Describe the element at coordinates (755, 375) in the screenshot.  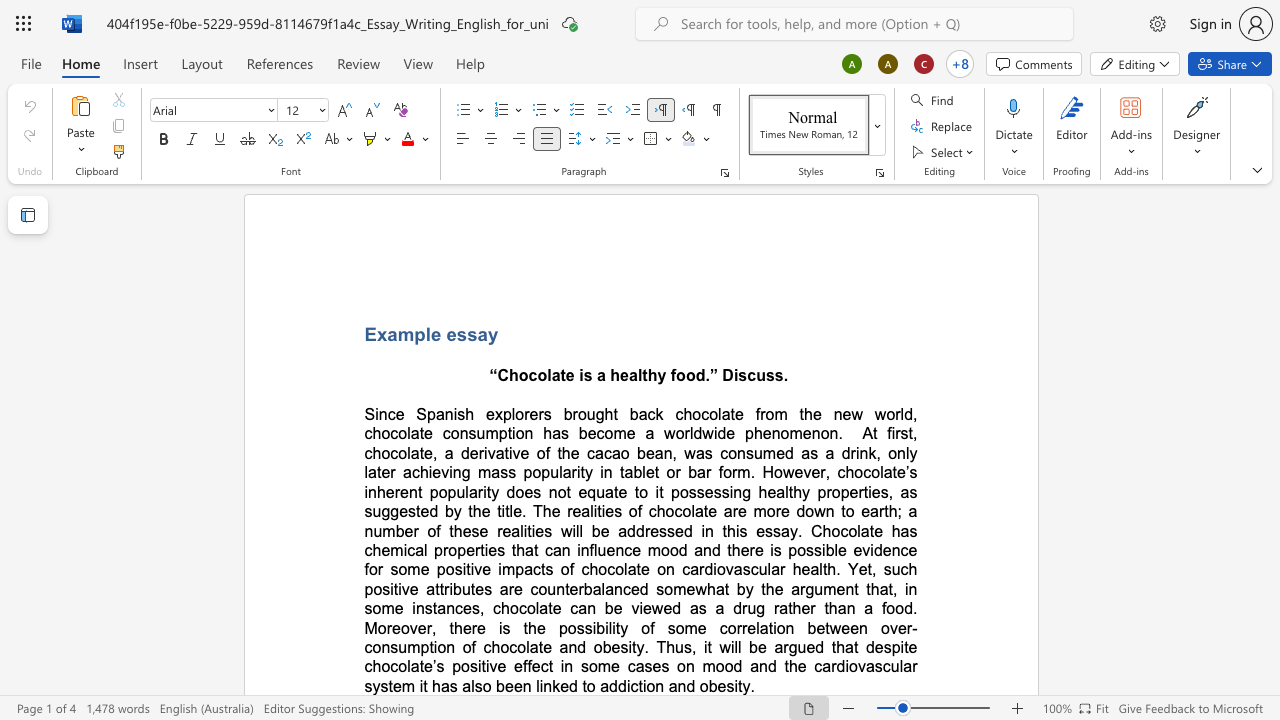
I see `the space between the continuous character "c" and "u" in the text` at that location.